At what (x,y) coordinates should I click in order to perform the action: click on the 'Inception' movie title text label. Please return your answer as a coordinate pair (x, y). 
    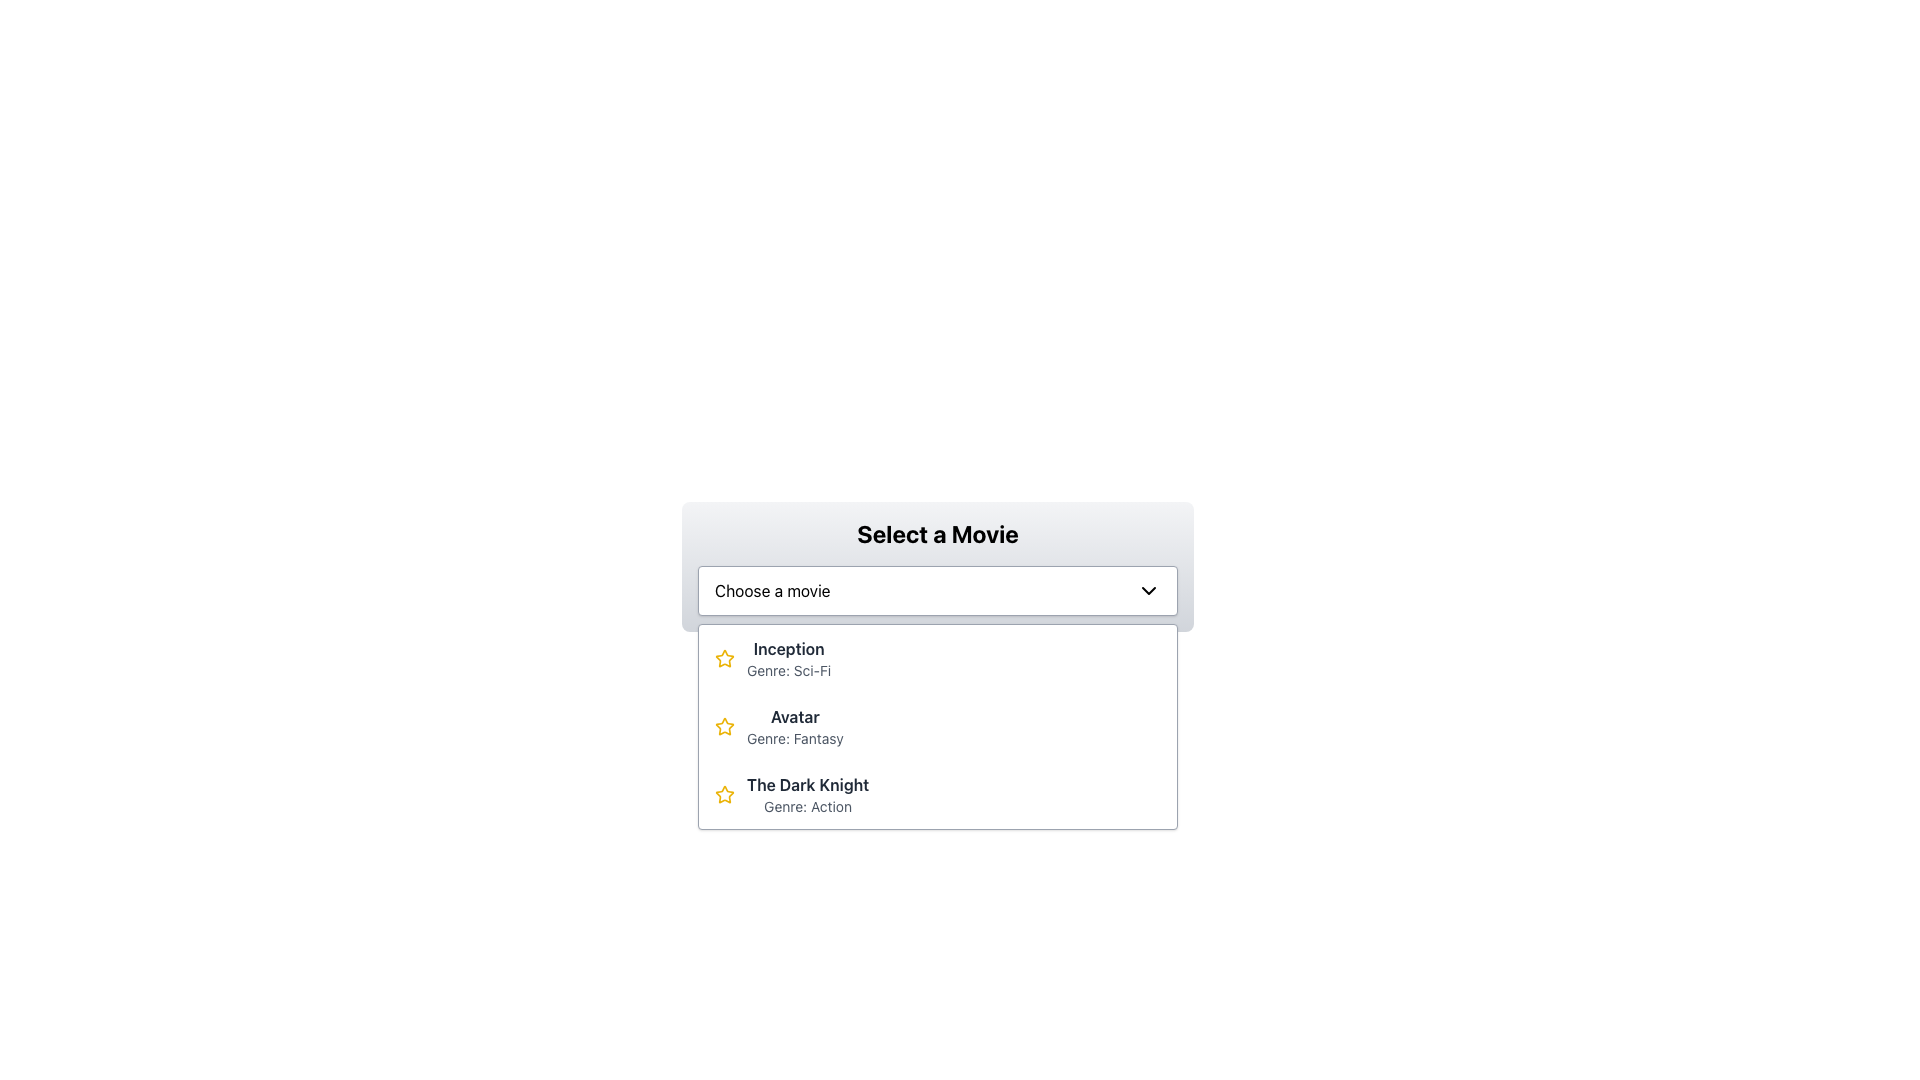
    Looking at the image, I should click on (788, 659).